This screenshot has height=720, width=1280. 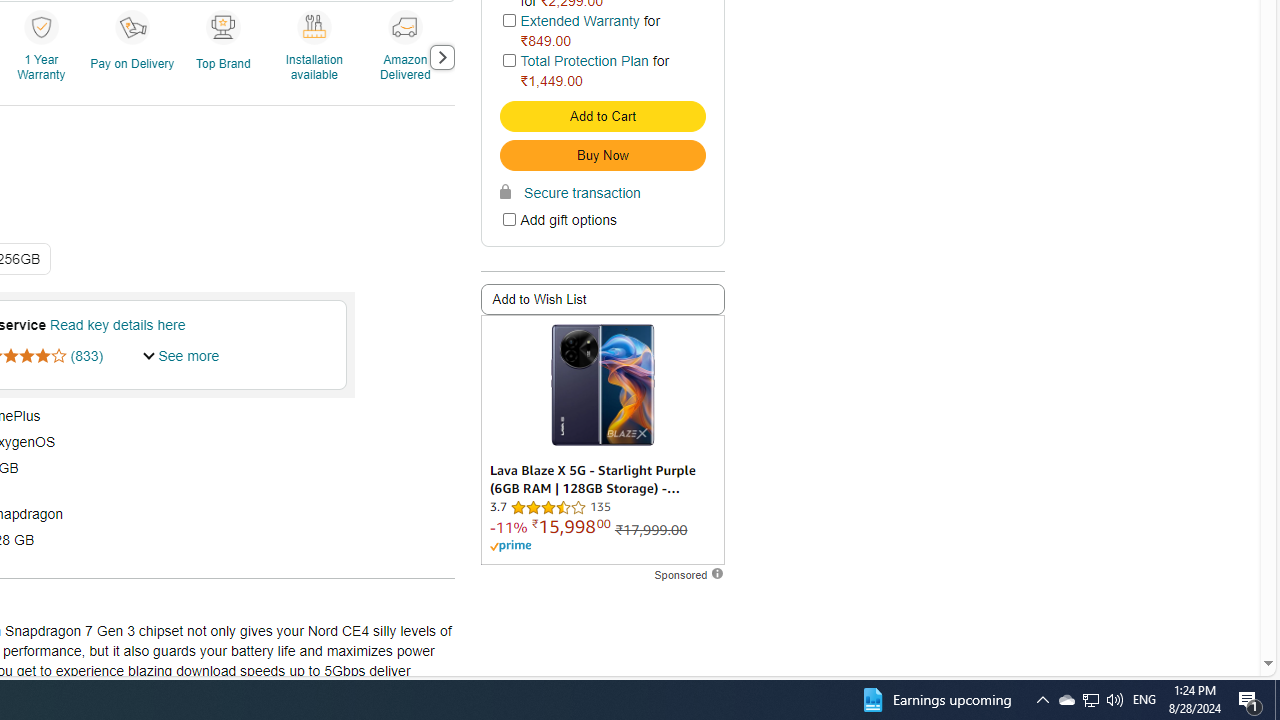 I want to click on 'Prime', so click(x=510, y=546).